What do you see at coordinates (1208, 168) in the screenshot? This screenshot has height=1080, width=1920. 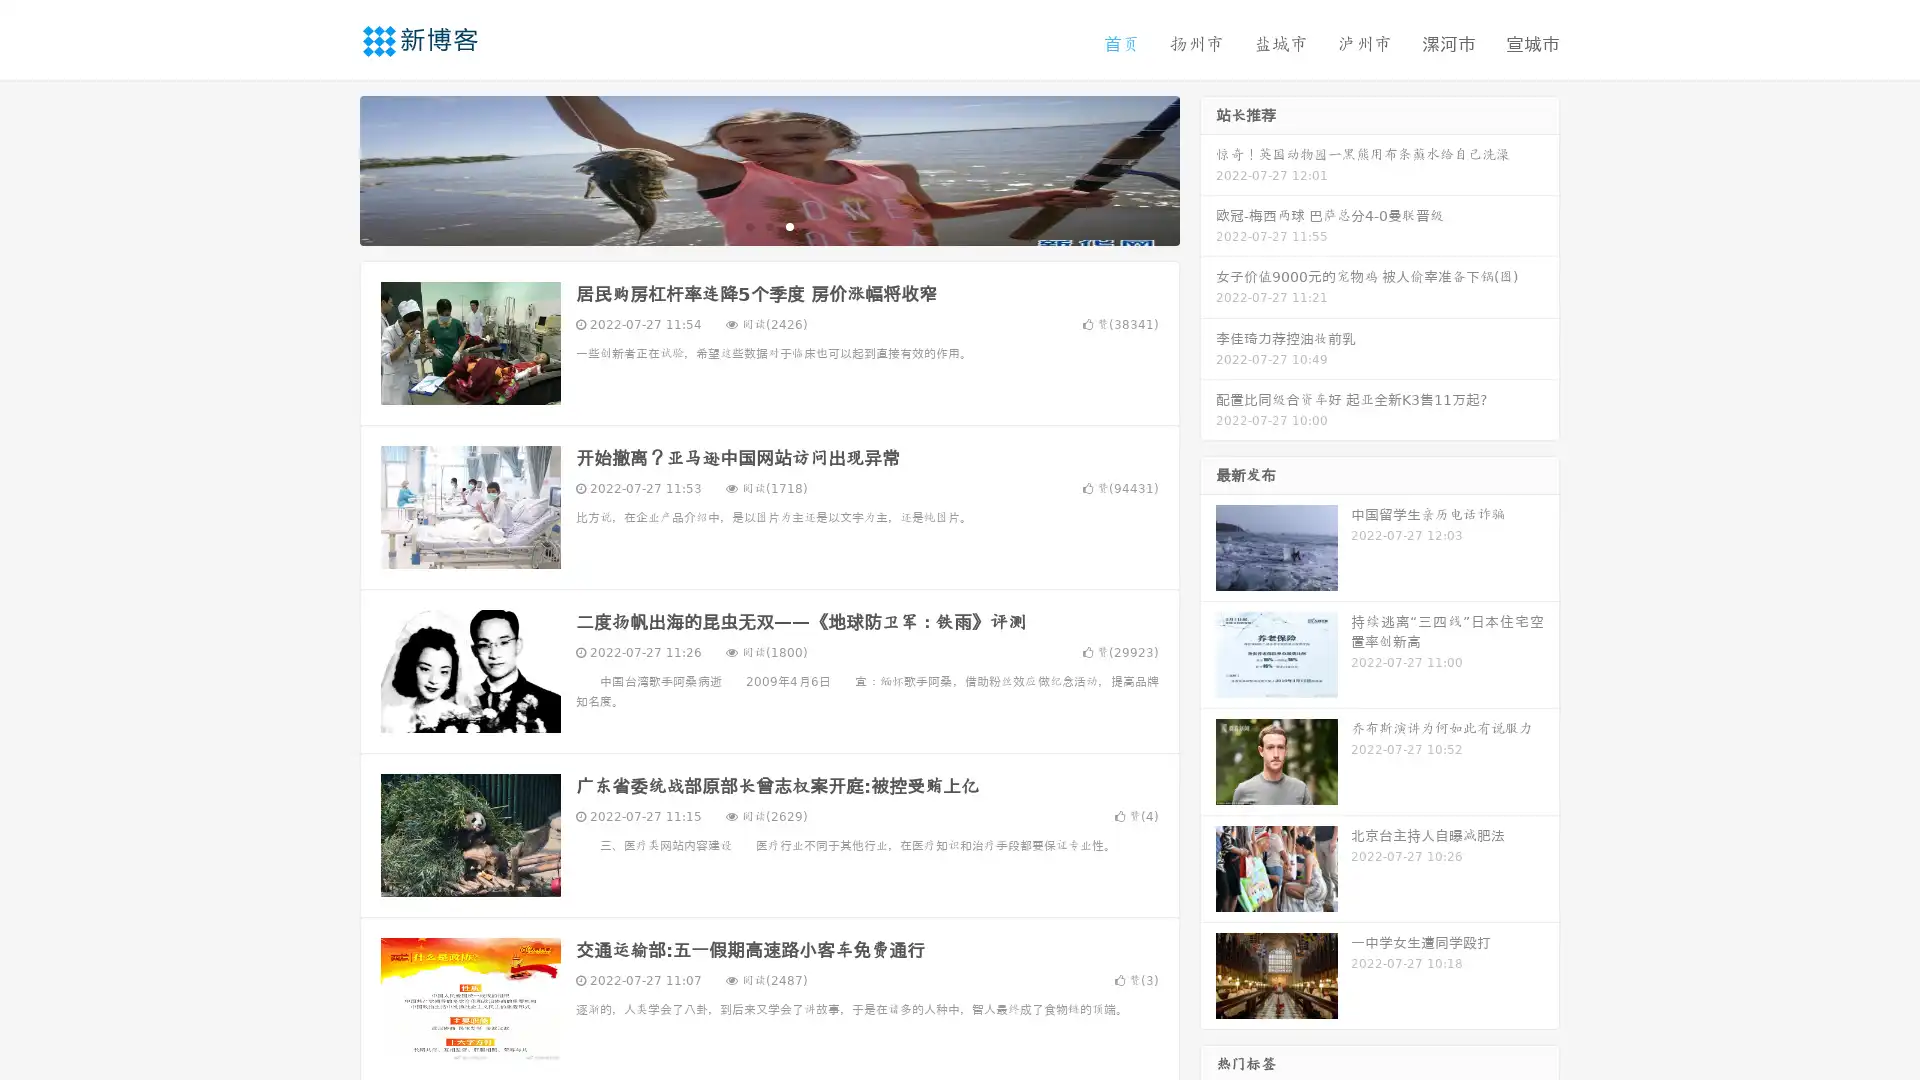 I see `Next slide` at bounding box center [1208, 168].